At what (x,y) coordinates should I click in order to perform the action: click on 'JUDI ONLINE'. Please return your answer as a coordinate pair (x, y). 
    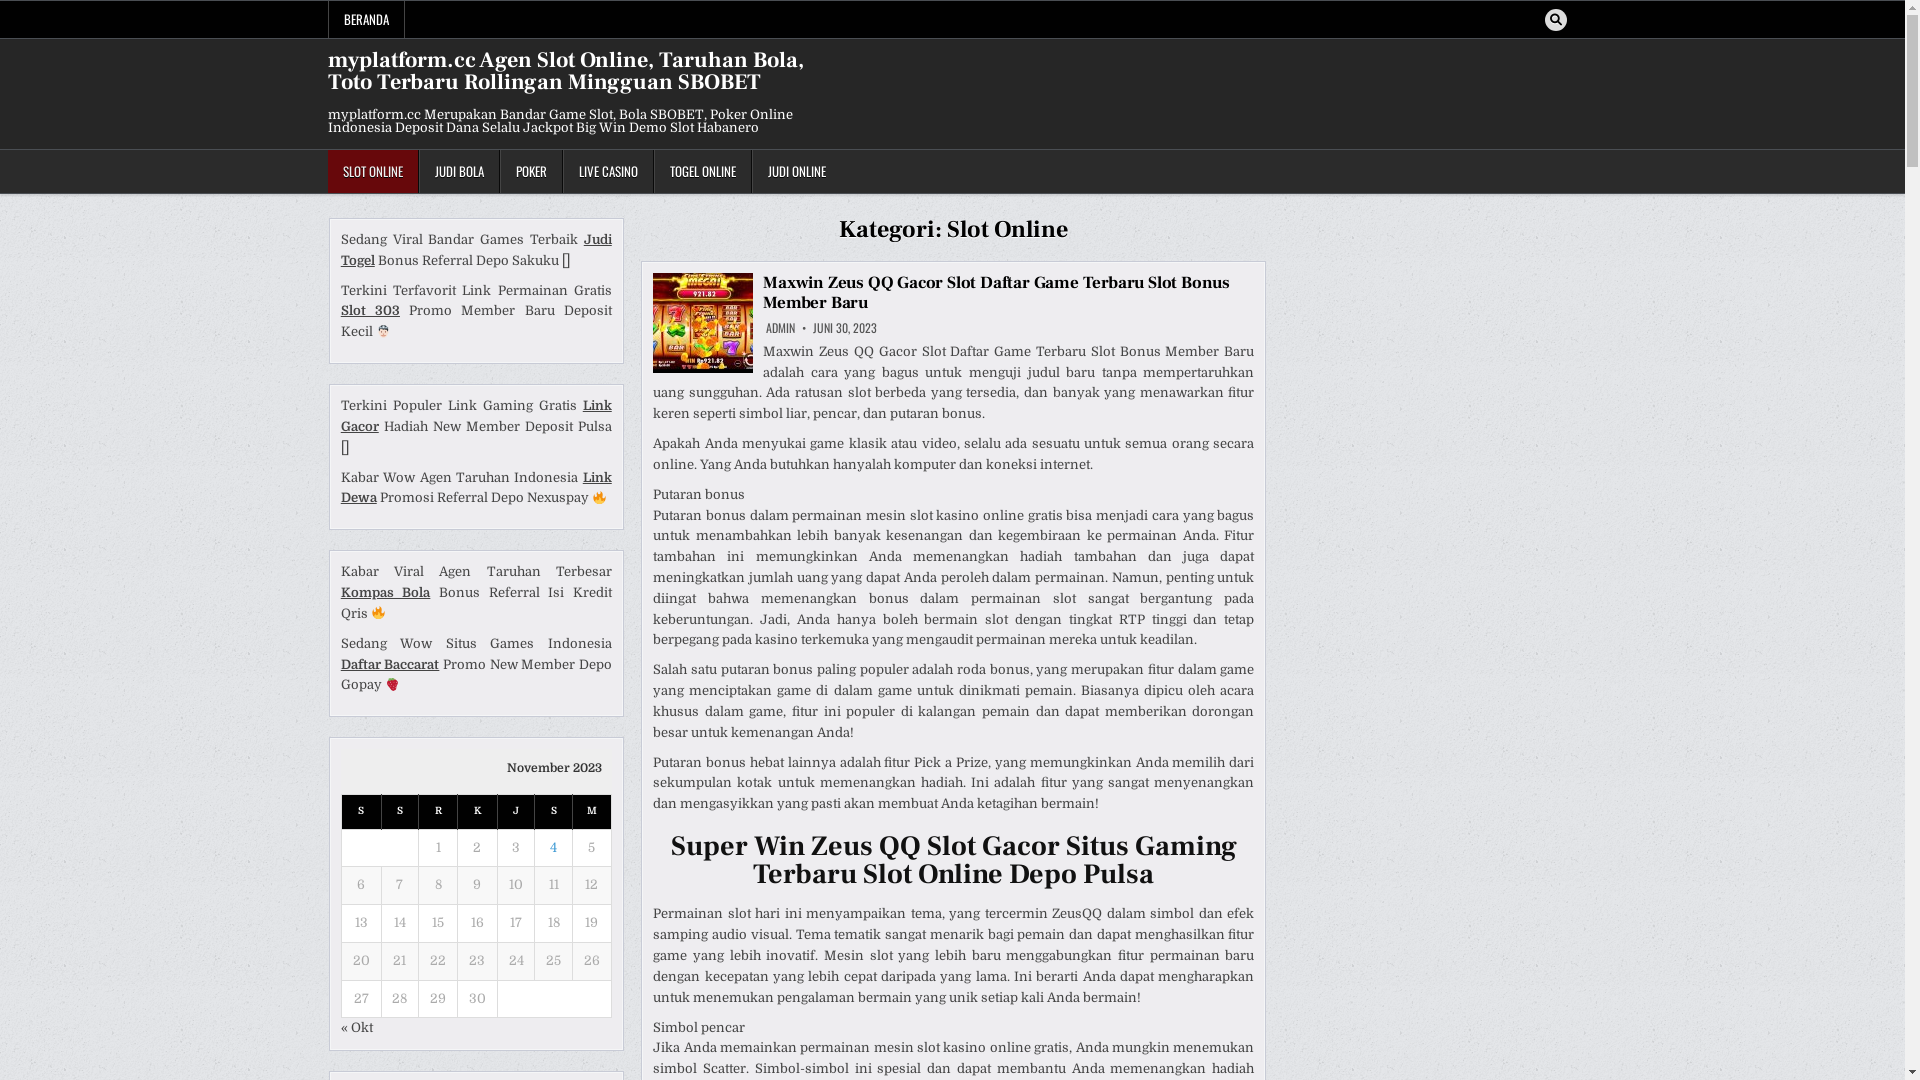
    Looking at the image, I should click on (795, 170).